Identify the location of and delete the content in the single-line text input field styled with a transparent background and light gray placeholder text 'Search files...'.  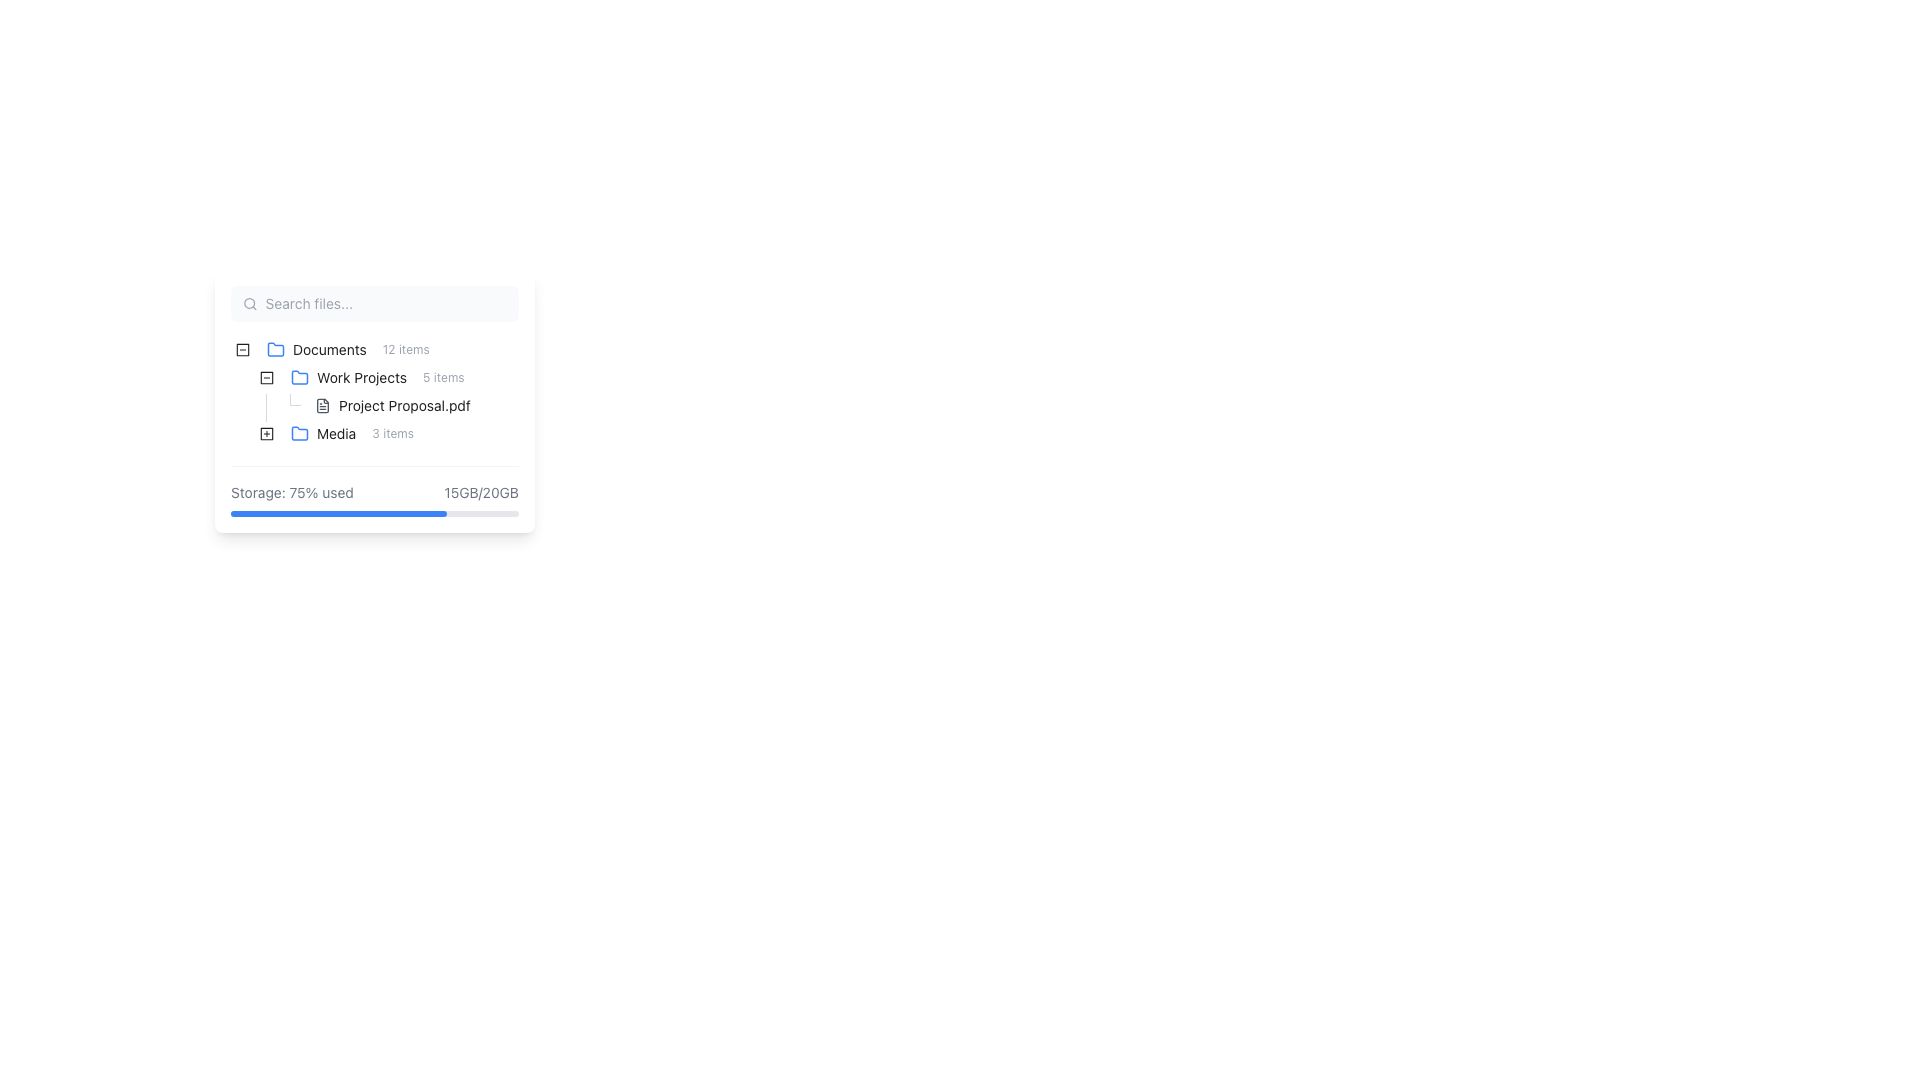
(386, 304).